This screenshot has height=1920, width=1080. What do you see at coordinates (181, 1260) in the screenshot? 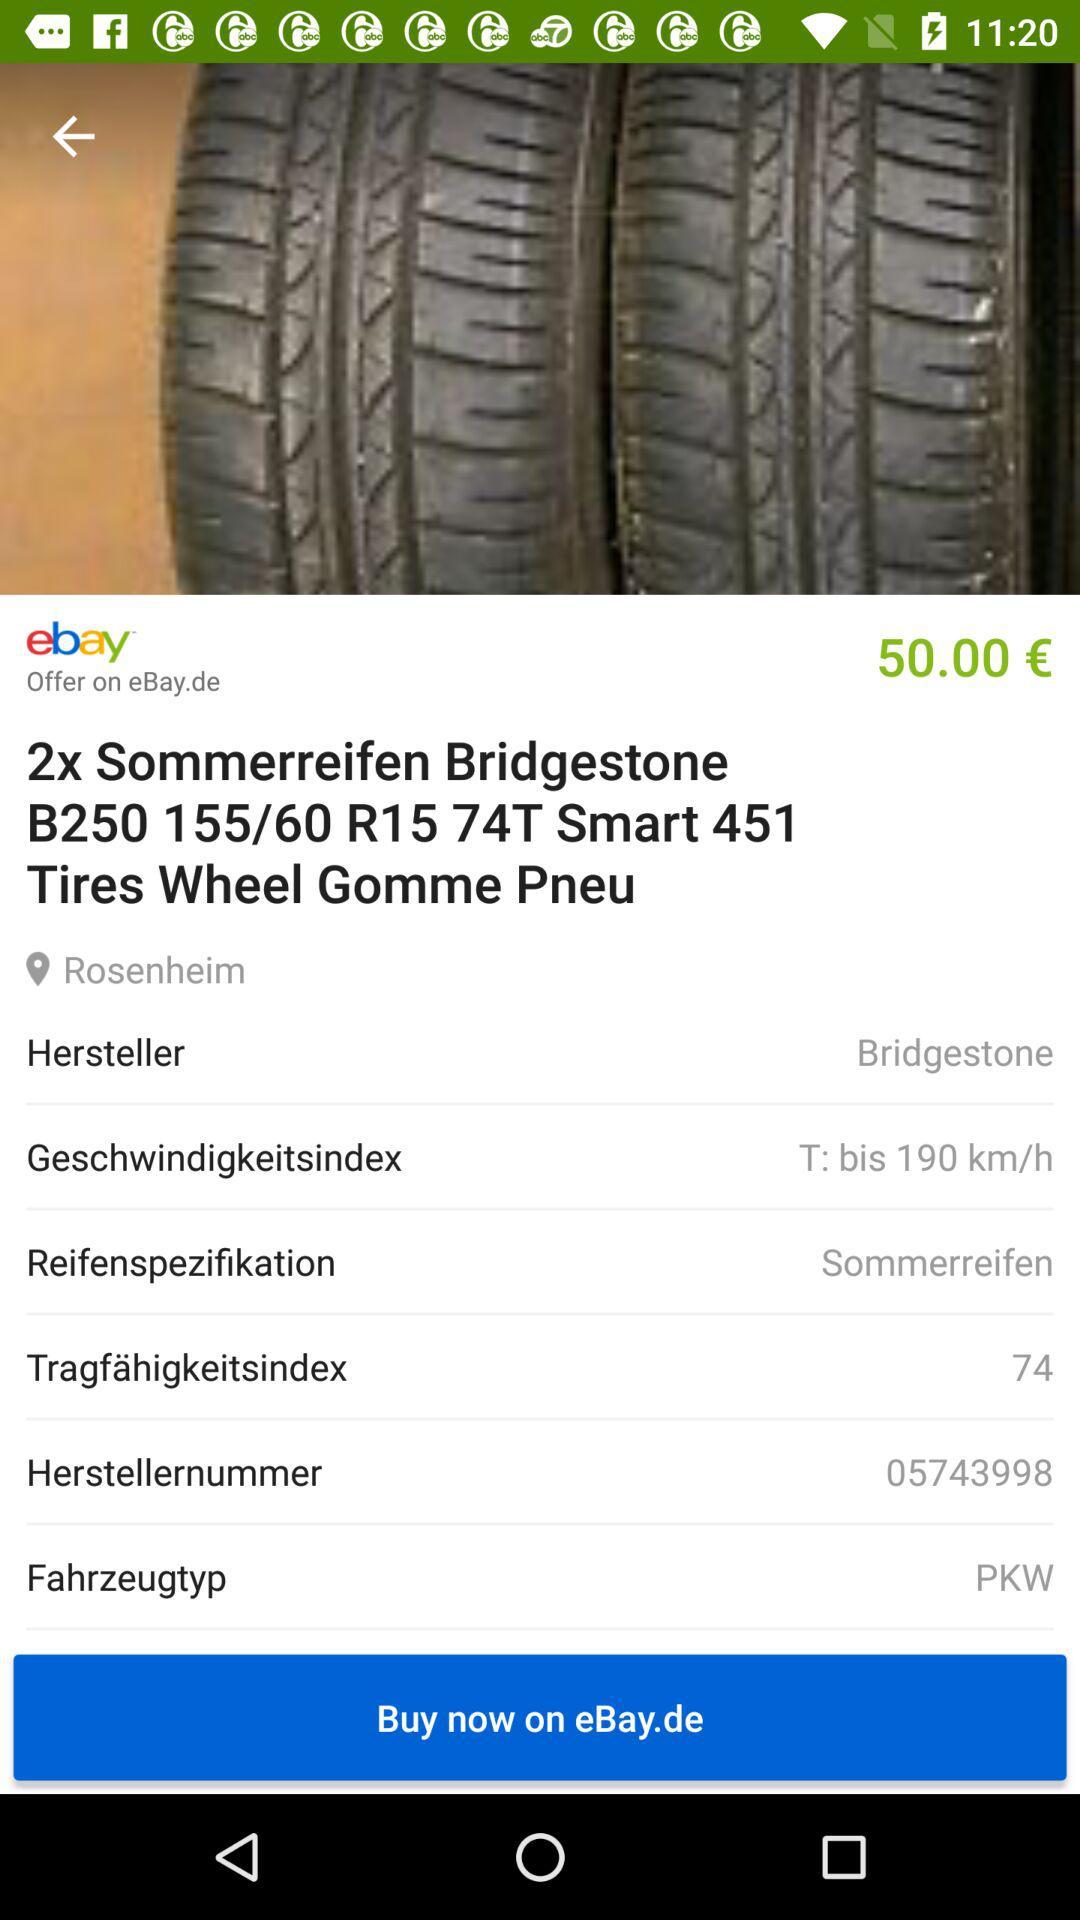
I see `the icon next to the sommerreifen` at bounding box center [181, 1260].